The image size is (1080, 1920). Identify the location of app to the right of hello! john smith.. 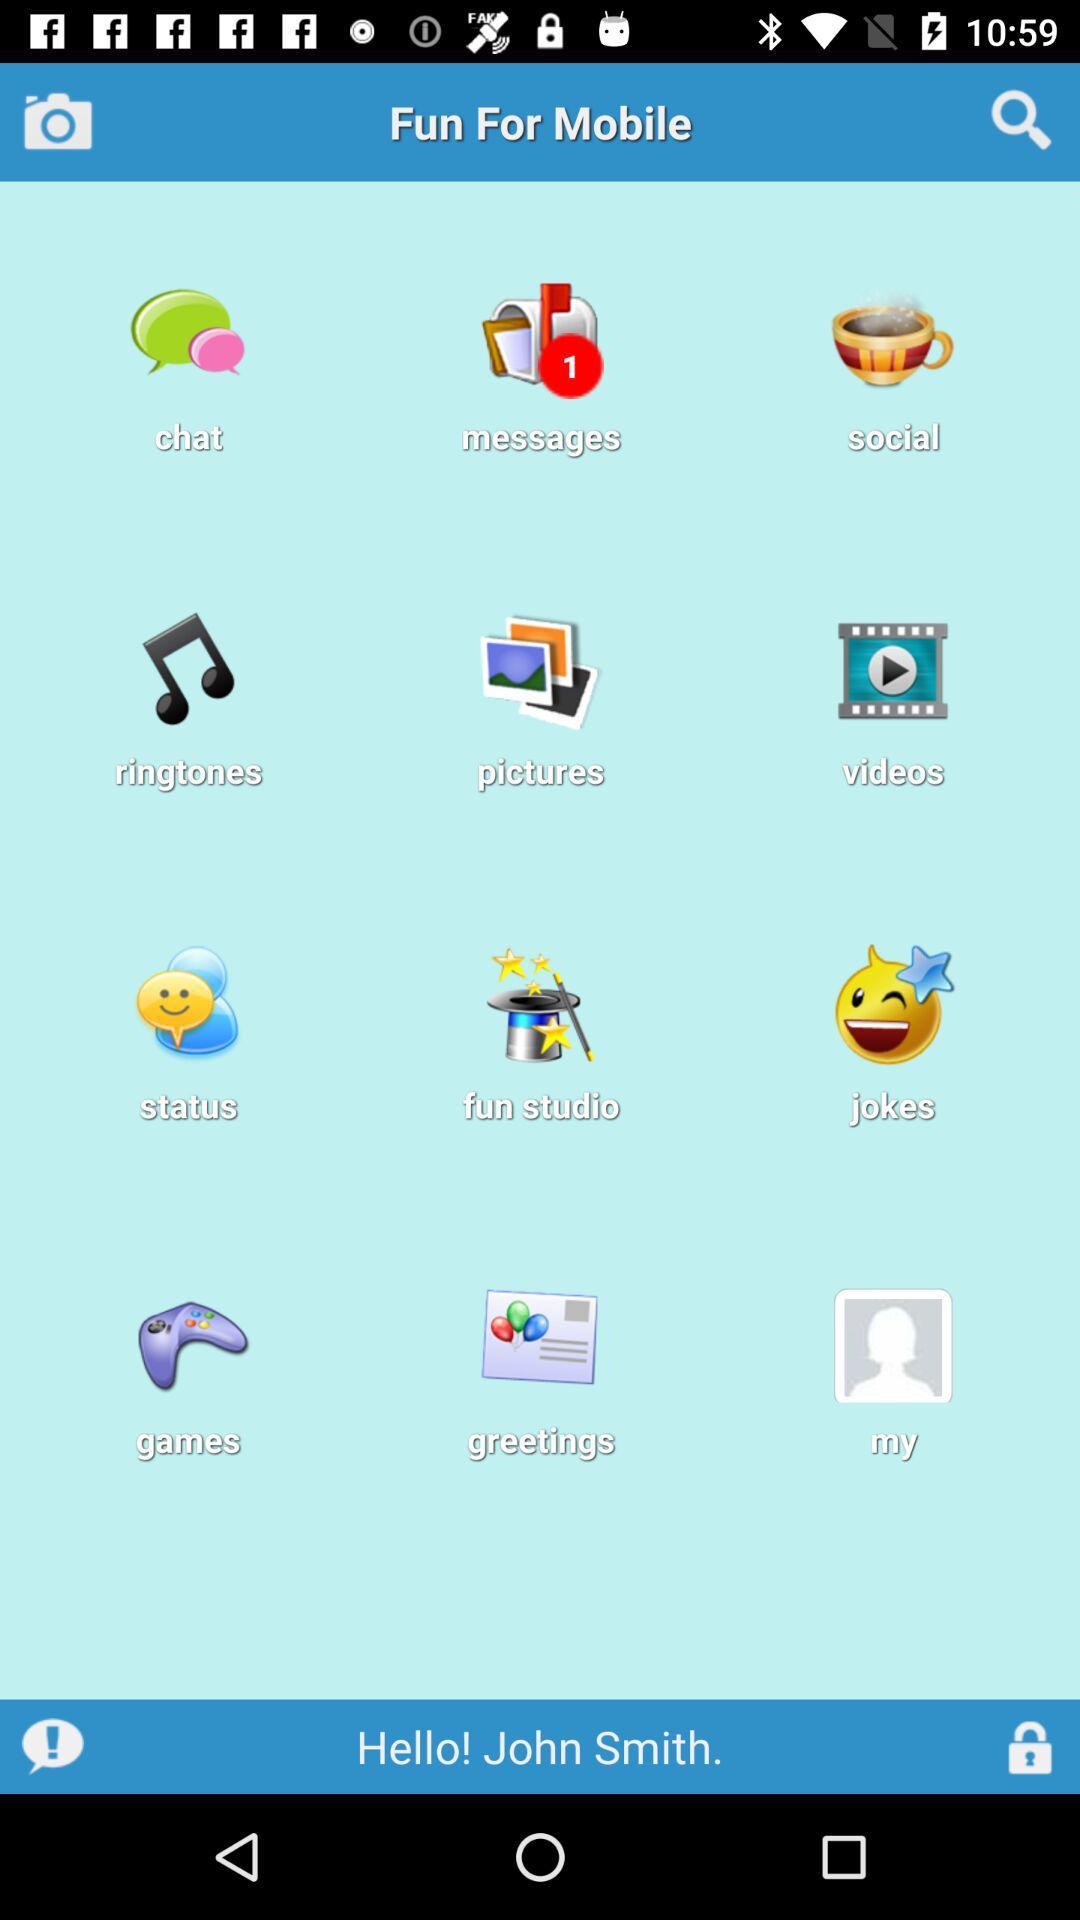
(1030, 1745).